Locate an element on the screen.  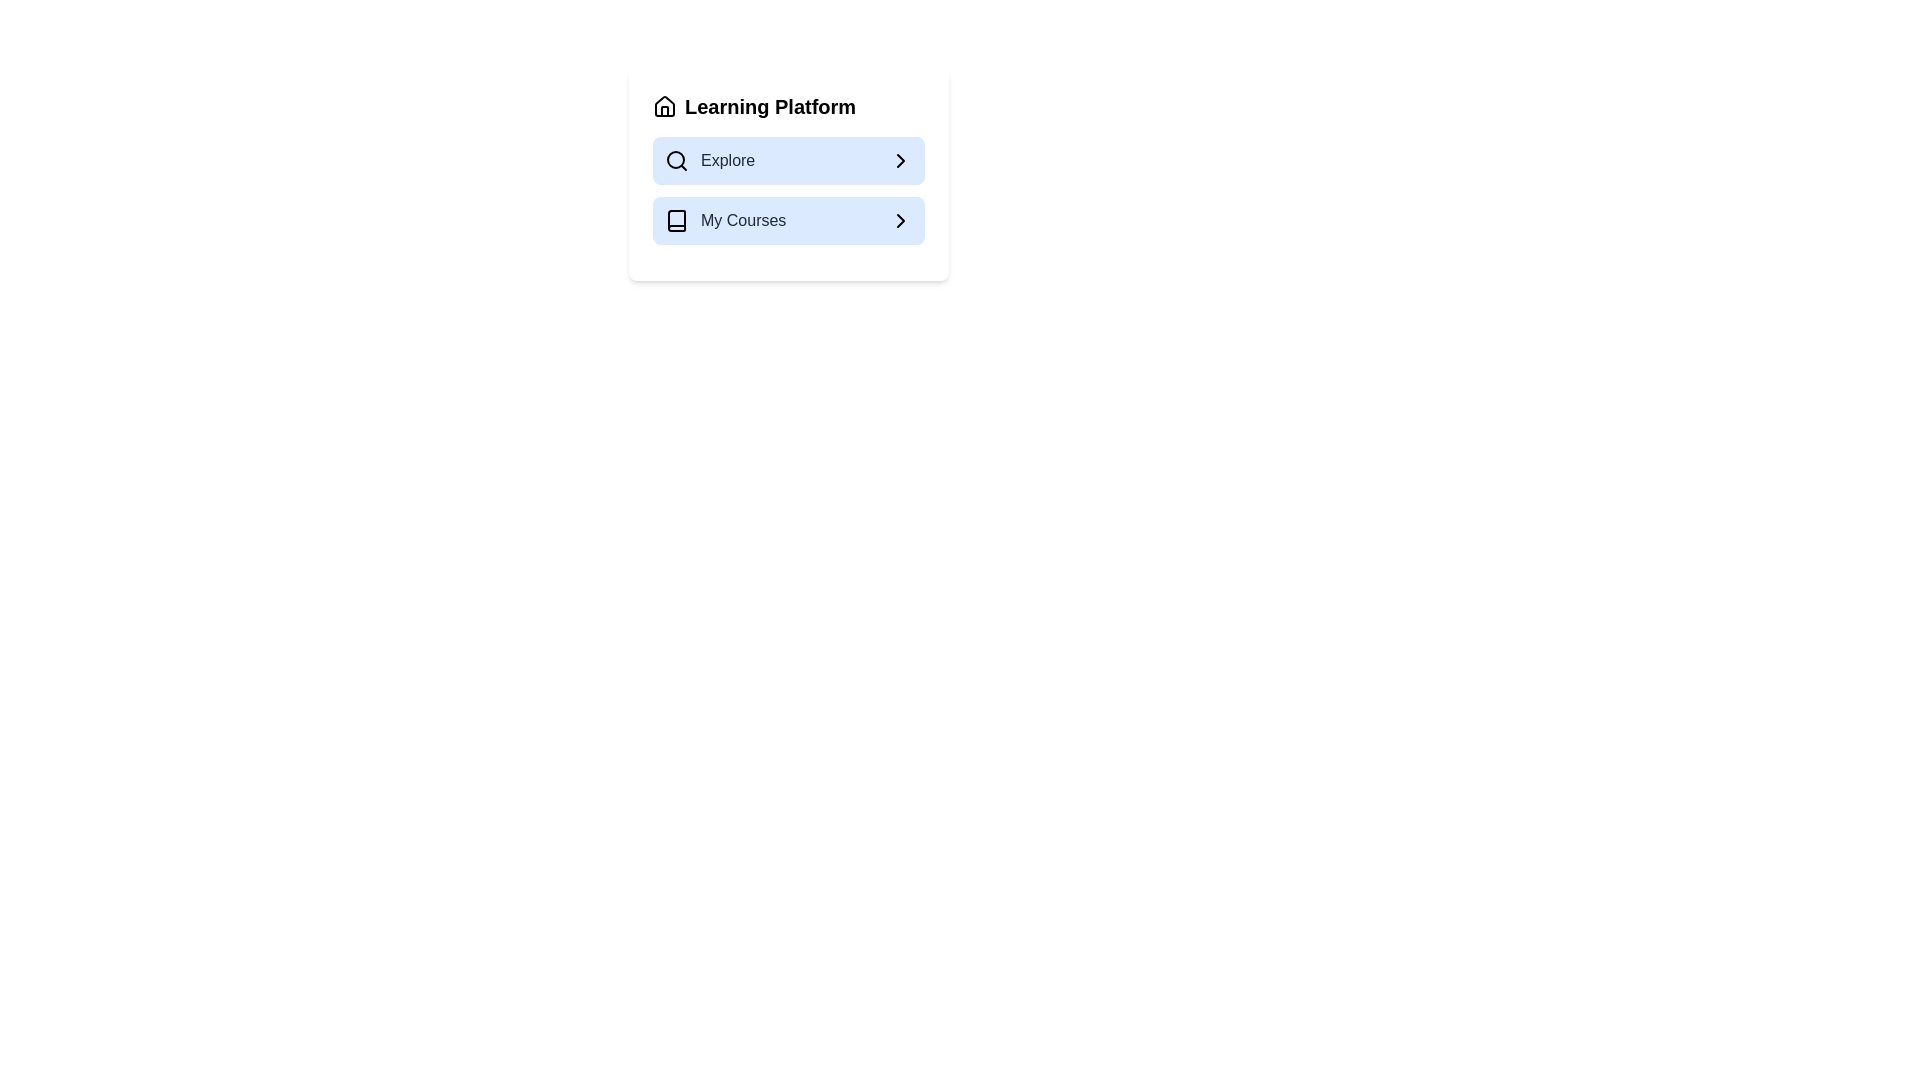
the 'My Courses' text and accompanying icon to trigger a visual response is located at coordinates (724, 220).